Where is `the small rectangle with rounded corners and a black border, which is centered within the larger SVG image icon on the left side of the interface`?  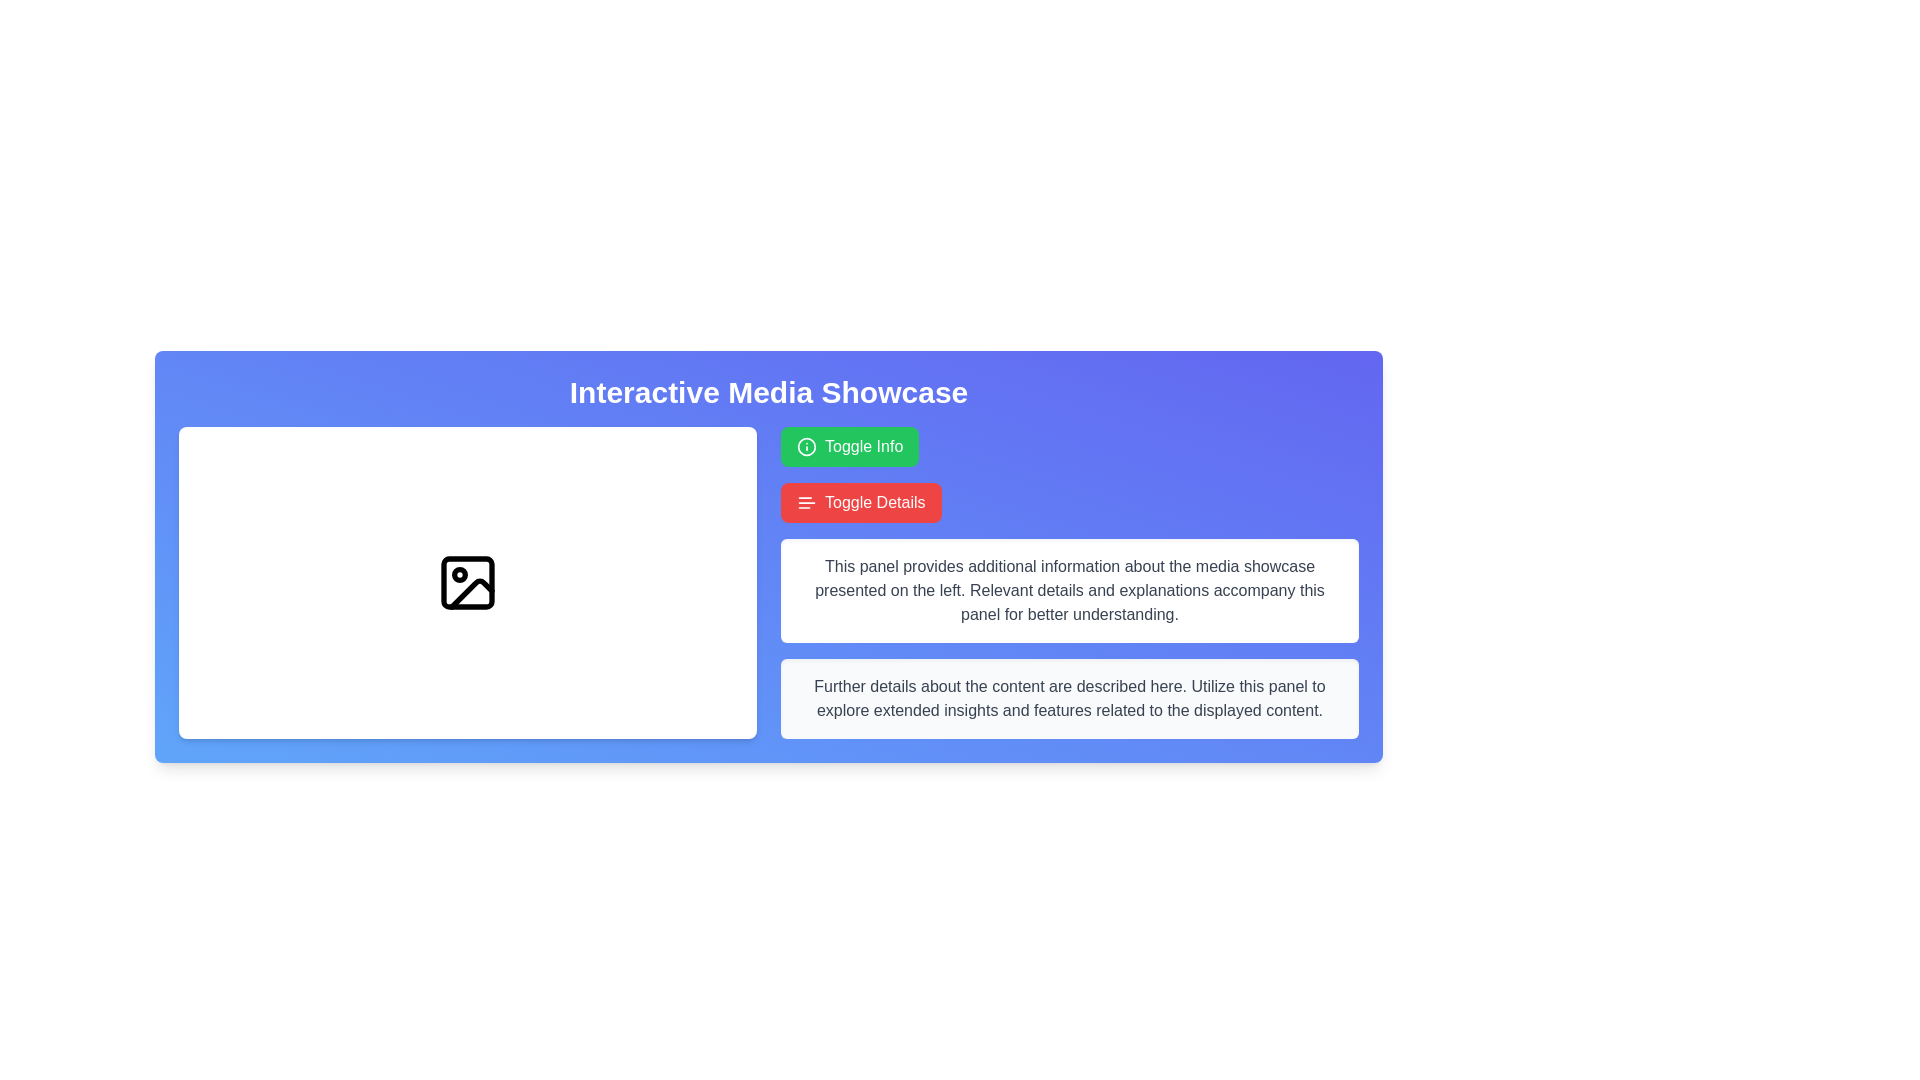
the small rectangle with rounded corners and a black border, which is centered within the larger SVG image icon on the left side of the interface is located at coordinates (466, 582).